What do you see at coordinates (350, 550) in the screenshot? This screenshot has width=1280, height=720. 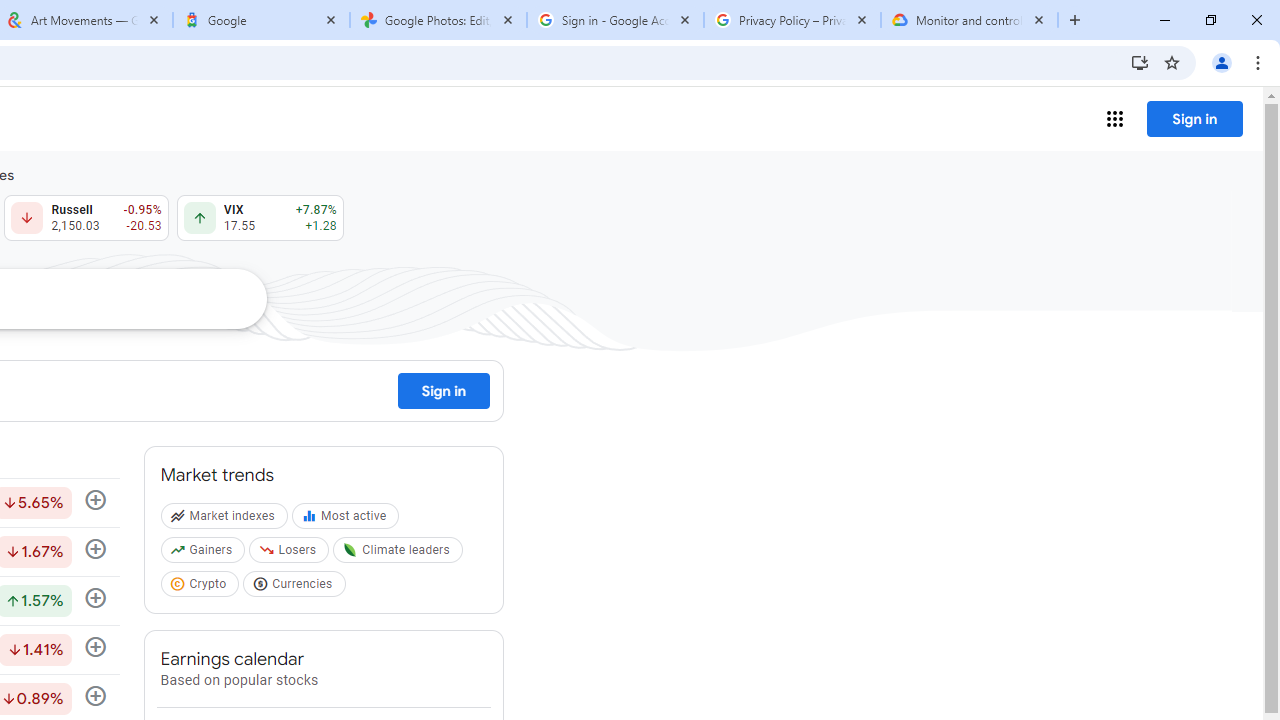 I see `'GLeaf logo'` at bounding box center [350, 550].